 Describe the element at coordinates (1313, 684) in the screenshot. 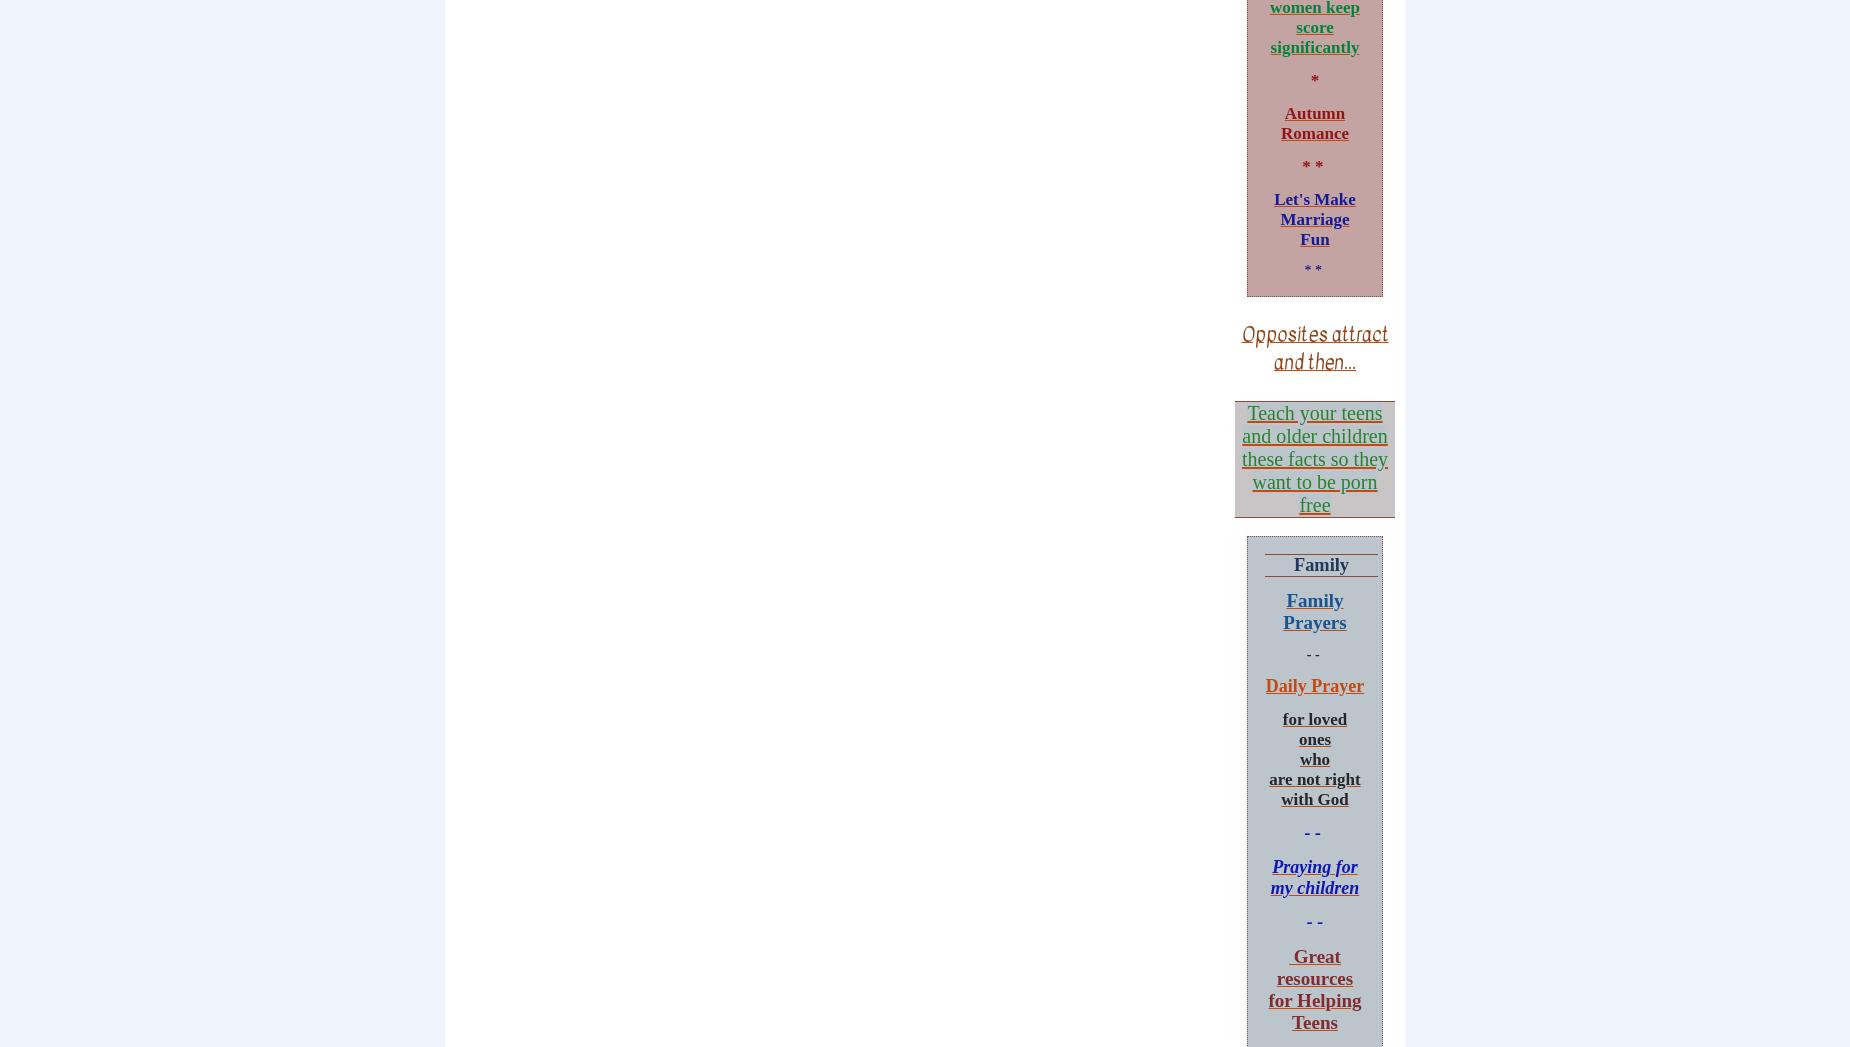

I see `'Daily Prayer'` at that location.